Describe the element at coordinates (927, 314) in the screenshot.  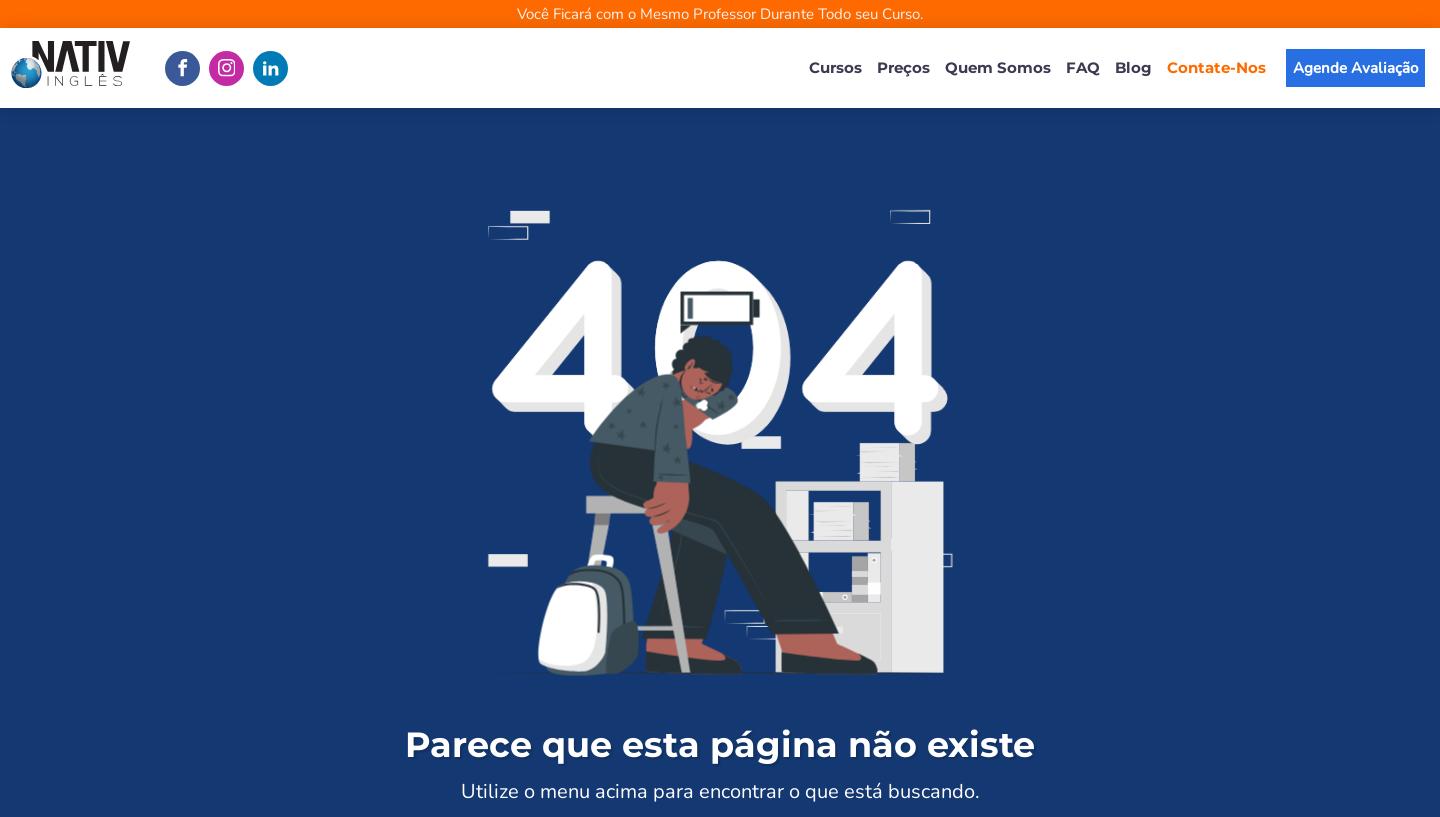
I see `'Curso de Inglês para Iniciantes'` at that location.